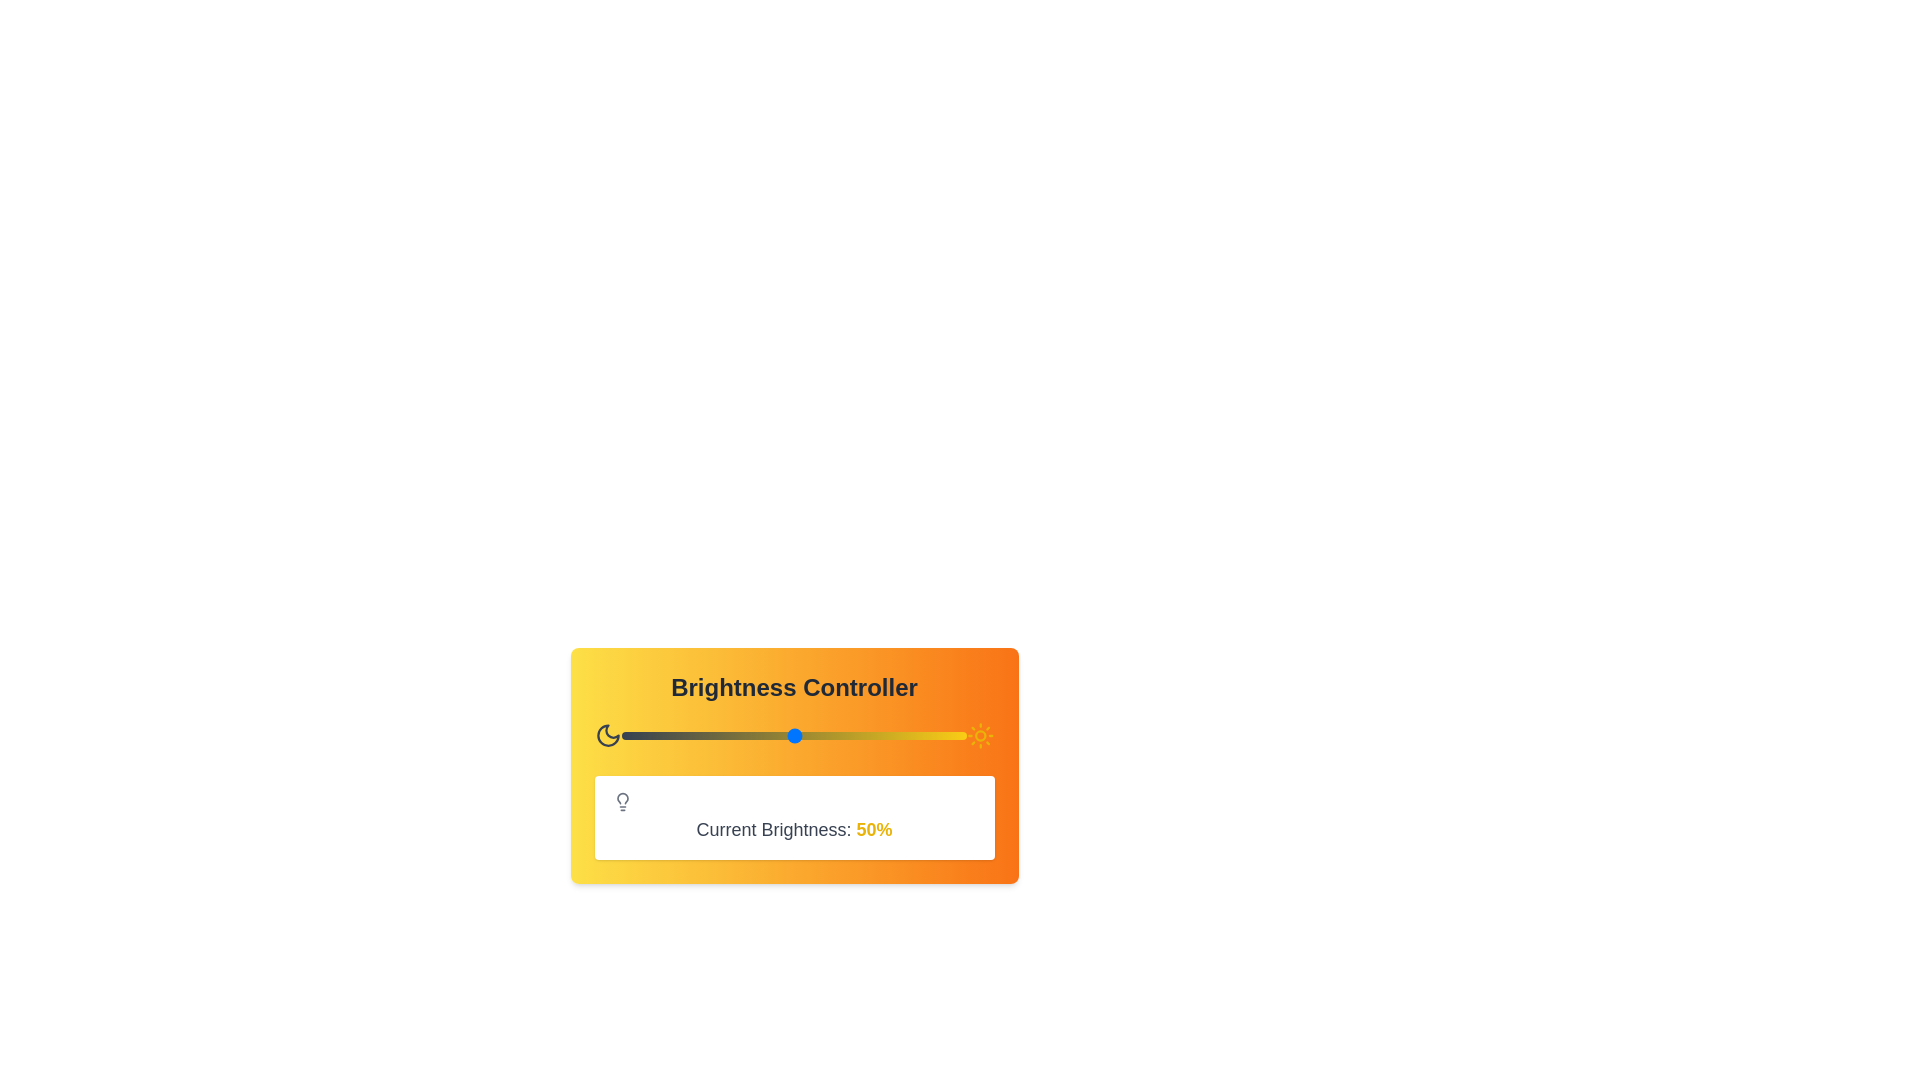  Describe the element at coordinates (955, 736) in the screenshot. I see `the brightness level to 97% by interacting with the slider` at that location.